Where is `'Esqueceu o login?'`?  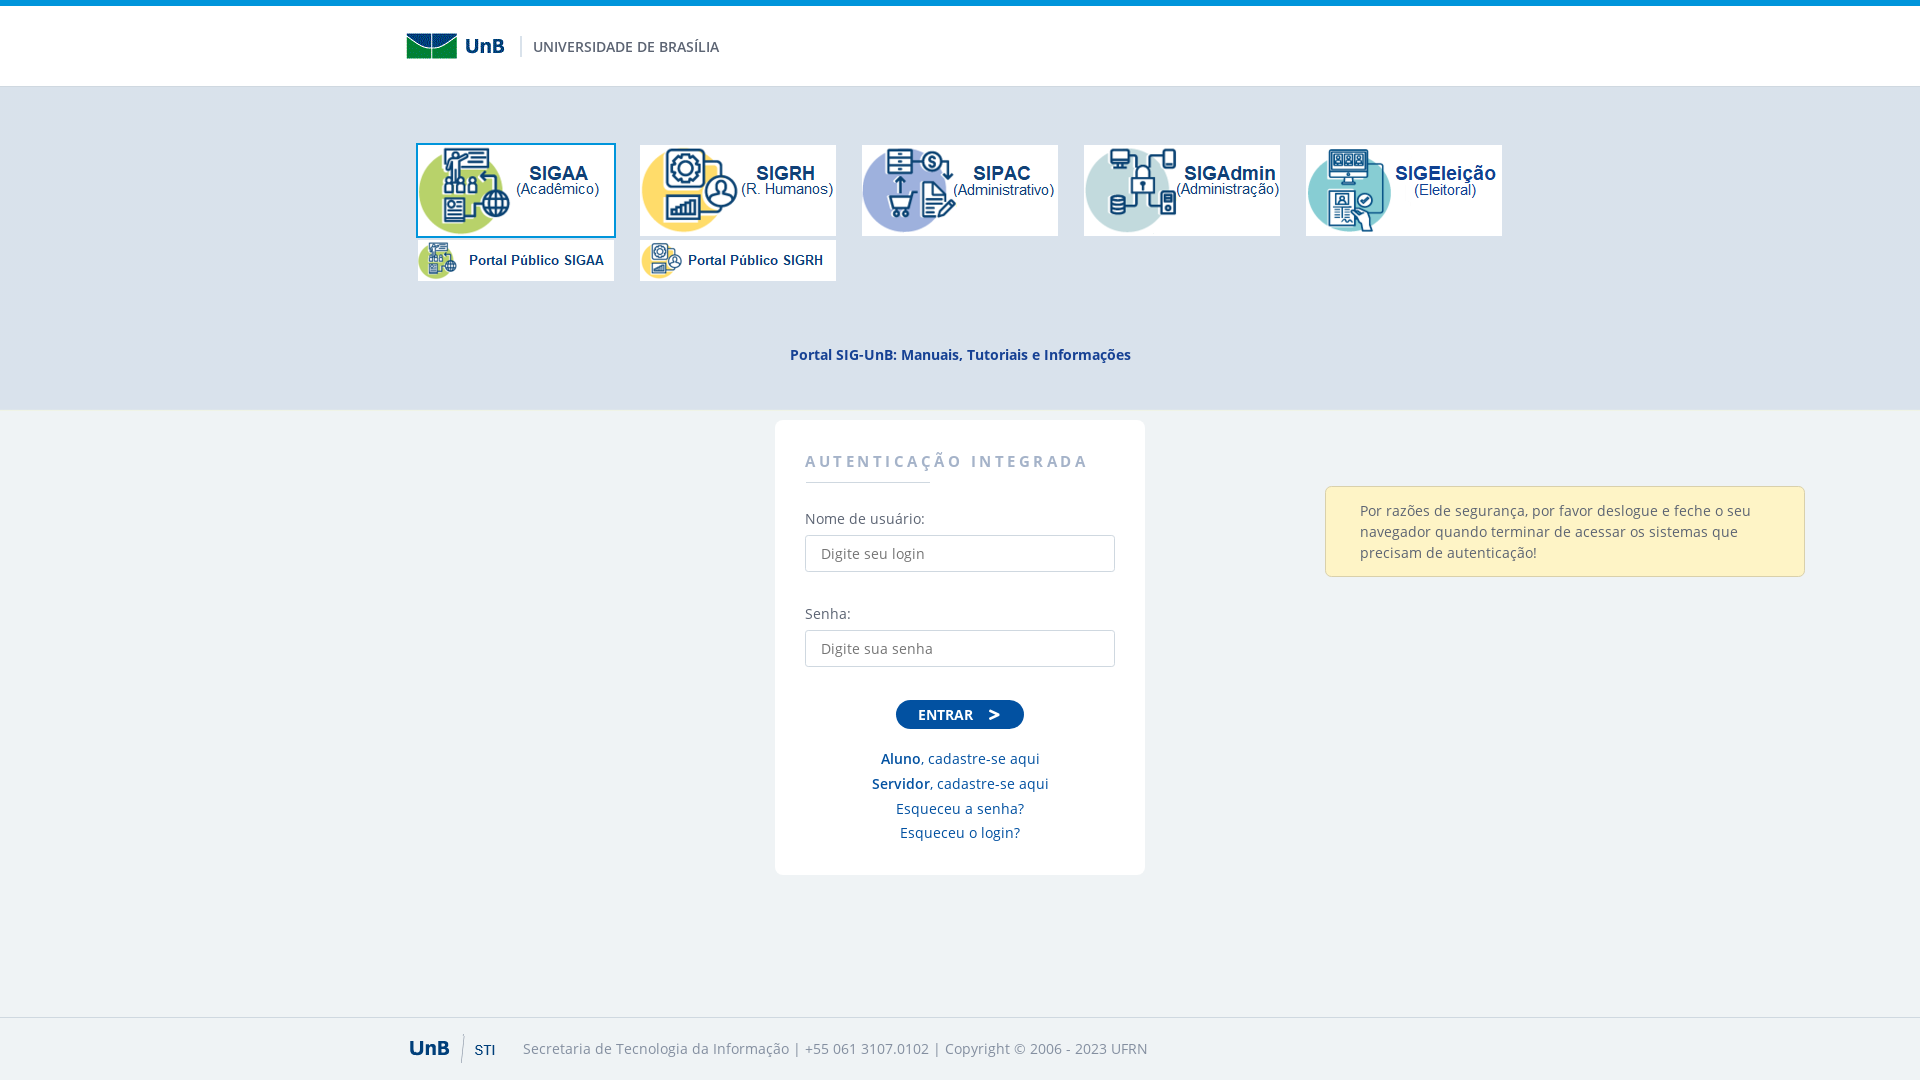 'Esqueceu o login?' is located at coordinates (958, 832).